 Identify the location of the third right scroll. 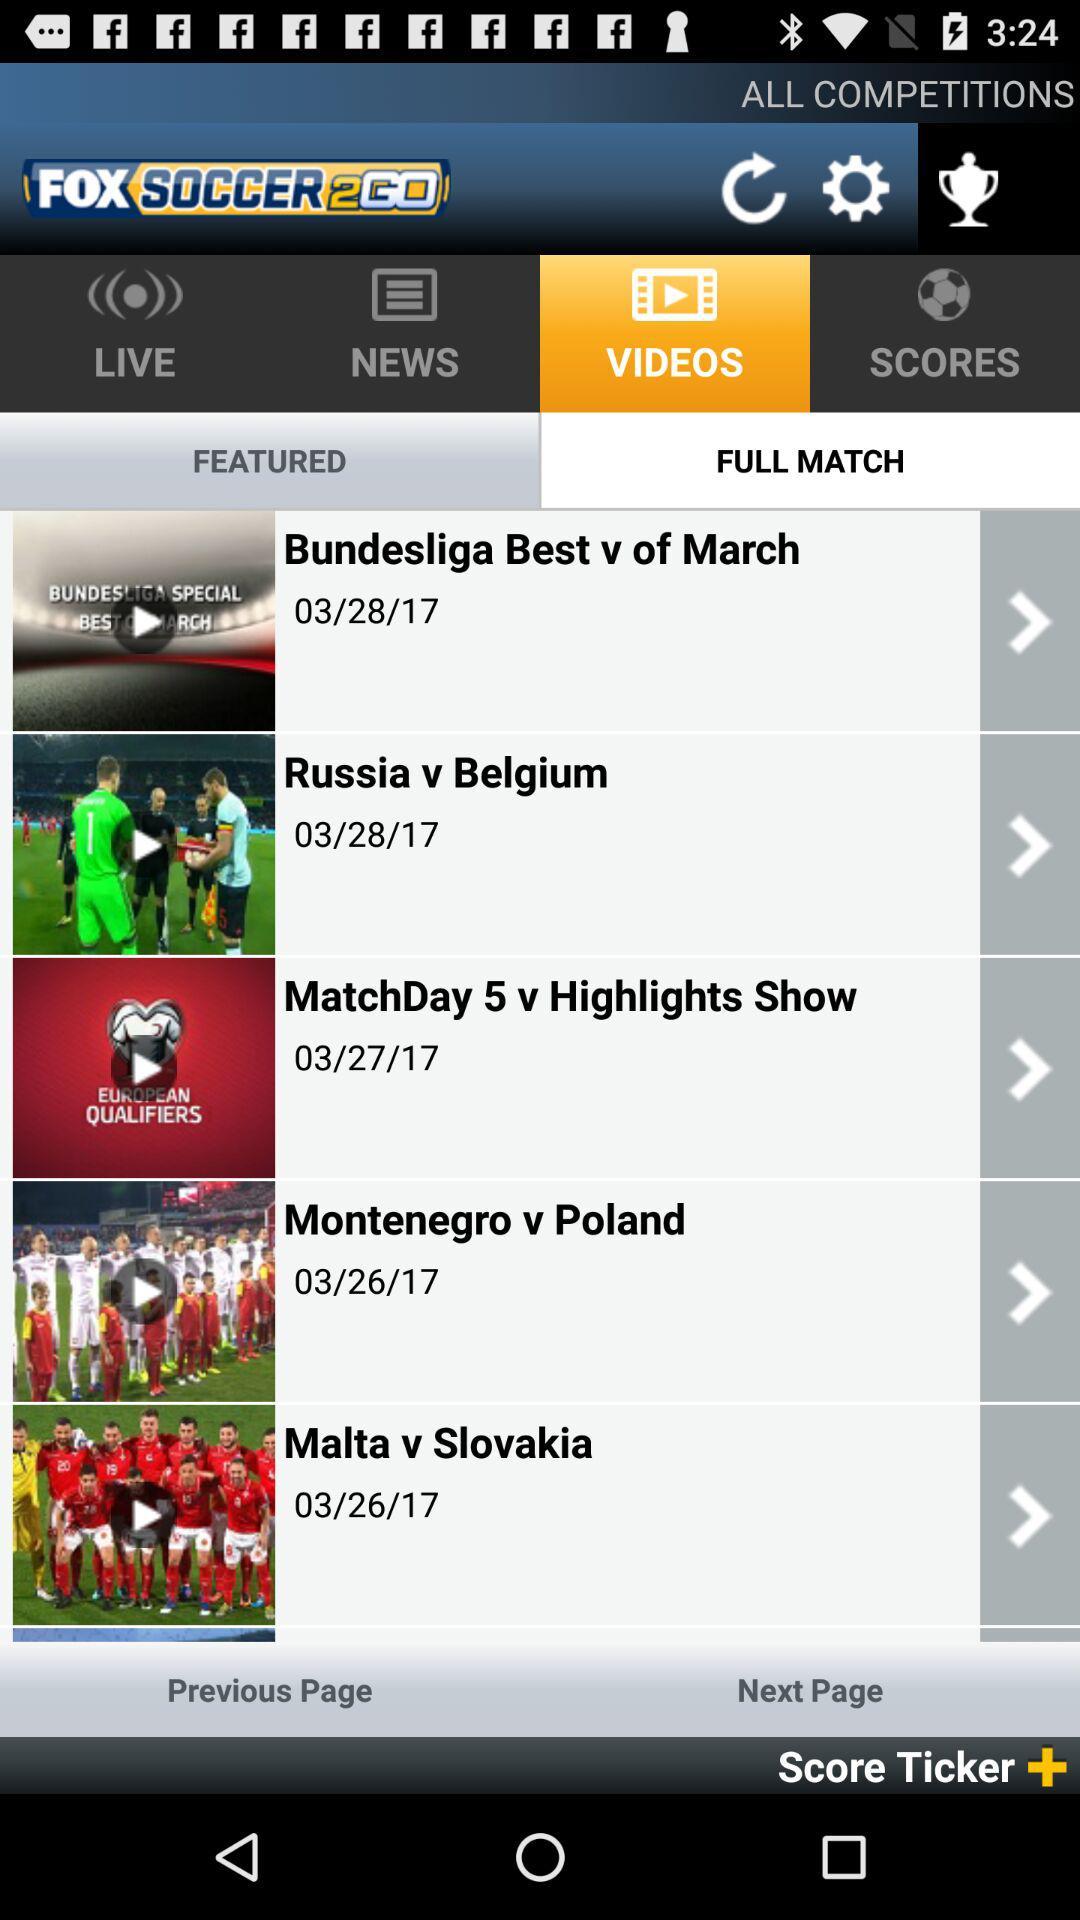
(1029, 1066).